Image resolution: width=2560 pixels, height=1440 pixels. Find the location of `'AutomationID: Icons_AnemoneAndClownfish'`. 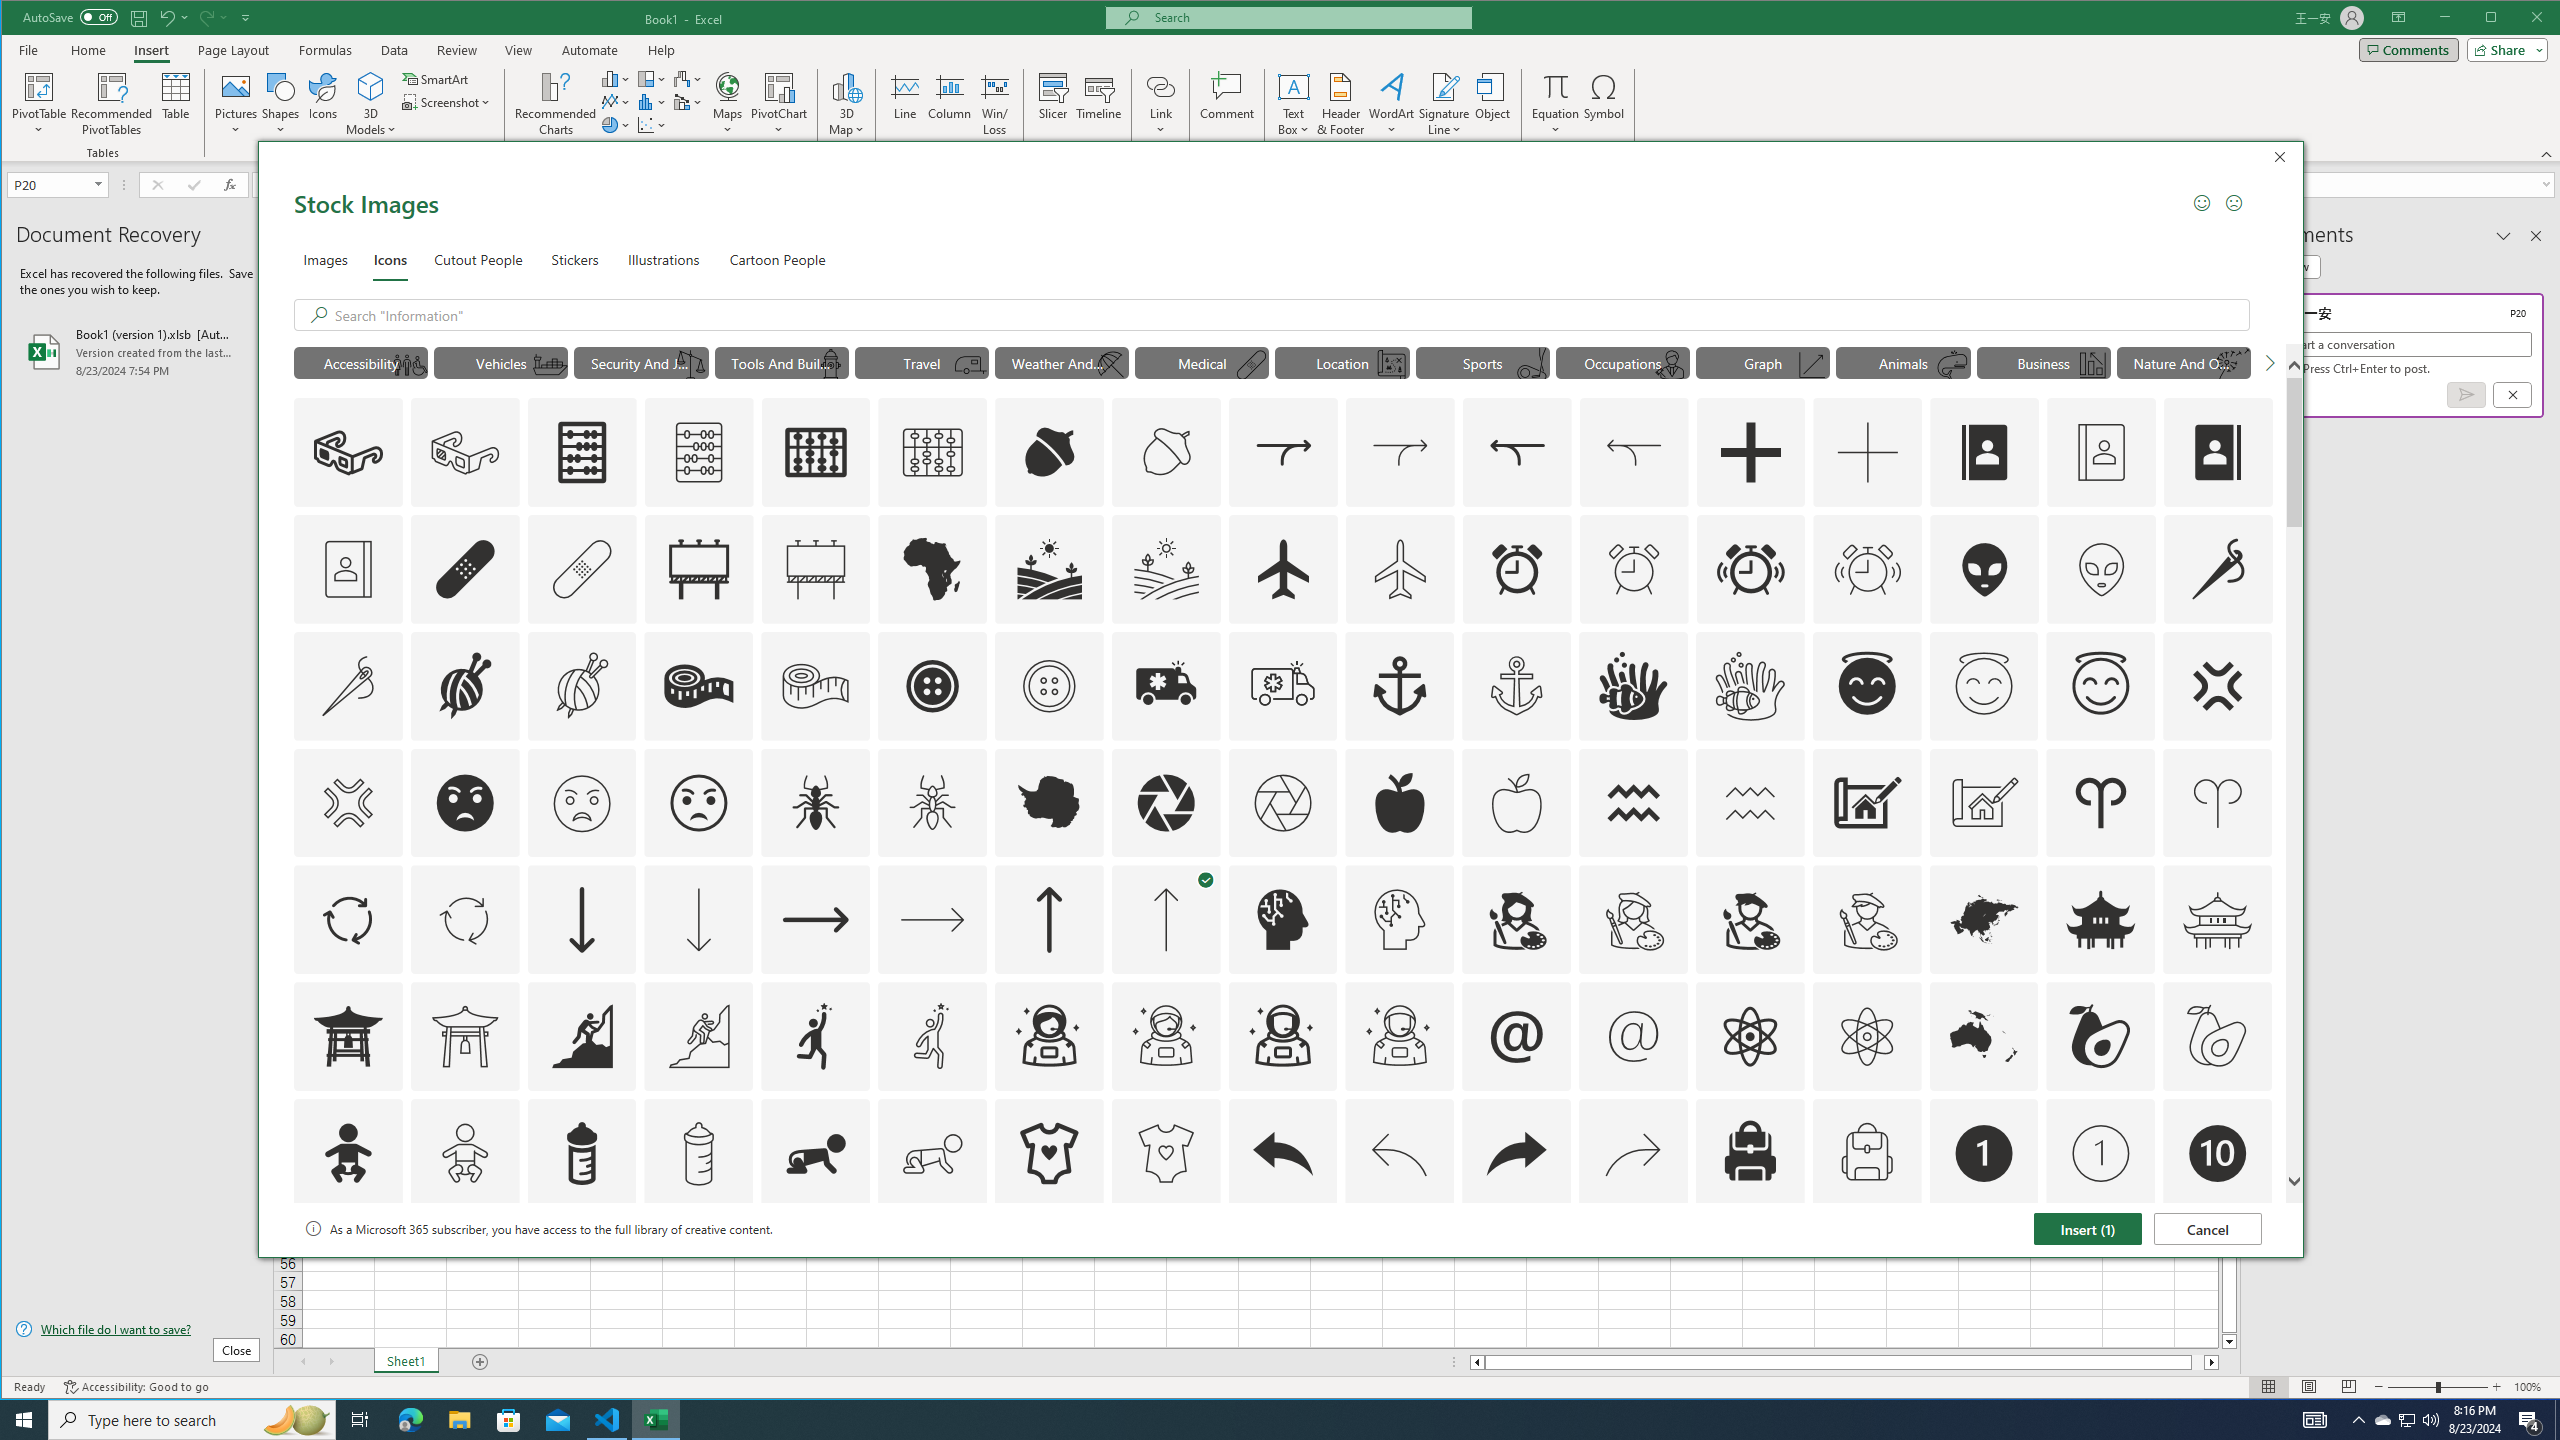

'AutomationID: Icons_AnemoneAndClownfish' is located at coordinates (1632, 685).